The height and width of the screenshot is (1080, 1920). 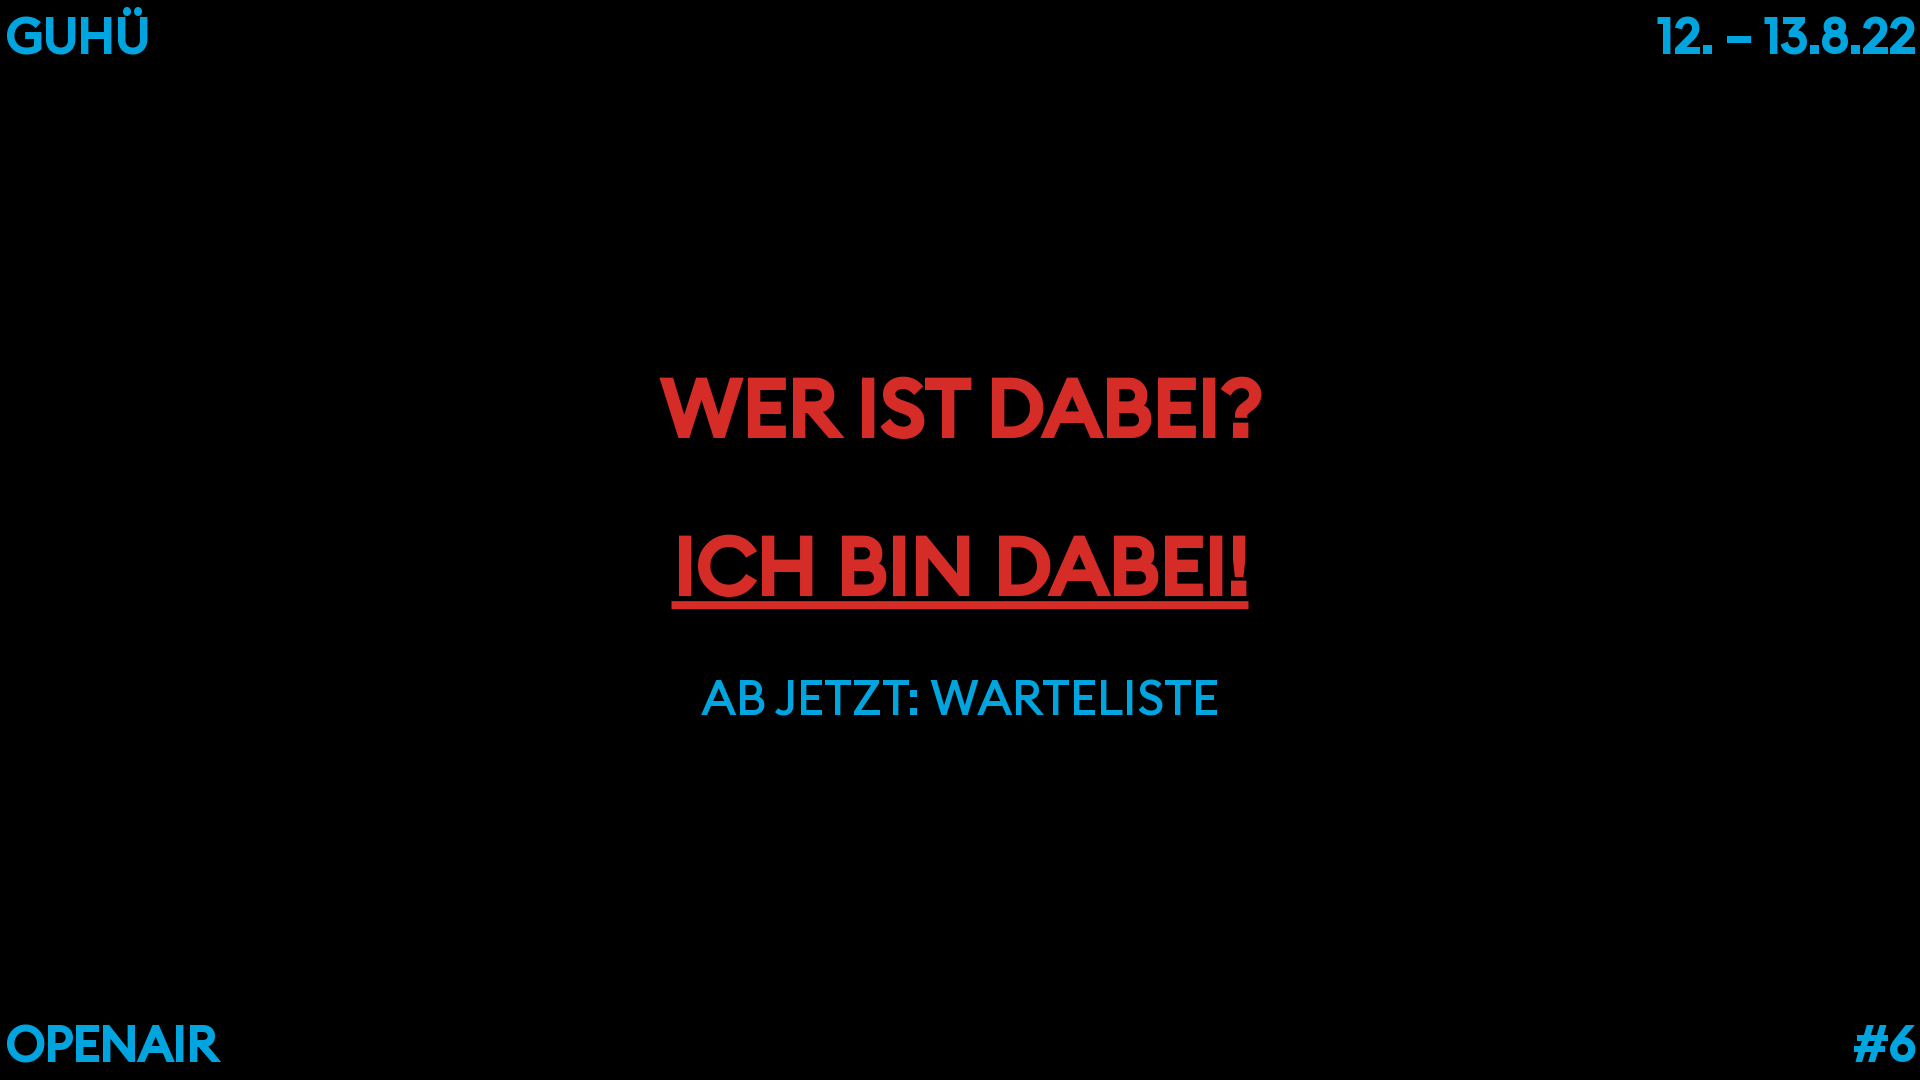 What do you see at coordinates (960, 566) in the screenshot?
I see `'ICH BIN DABEI!'` at bounding box center [960, 566].